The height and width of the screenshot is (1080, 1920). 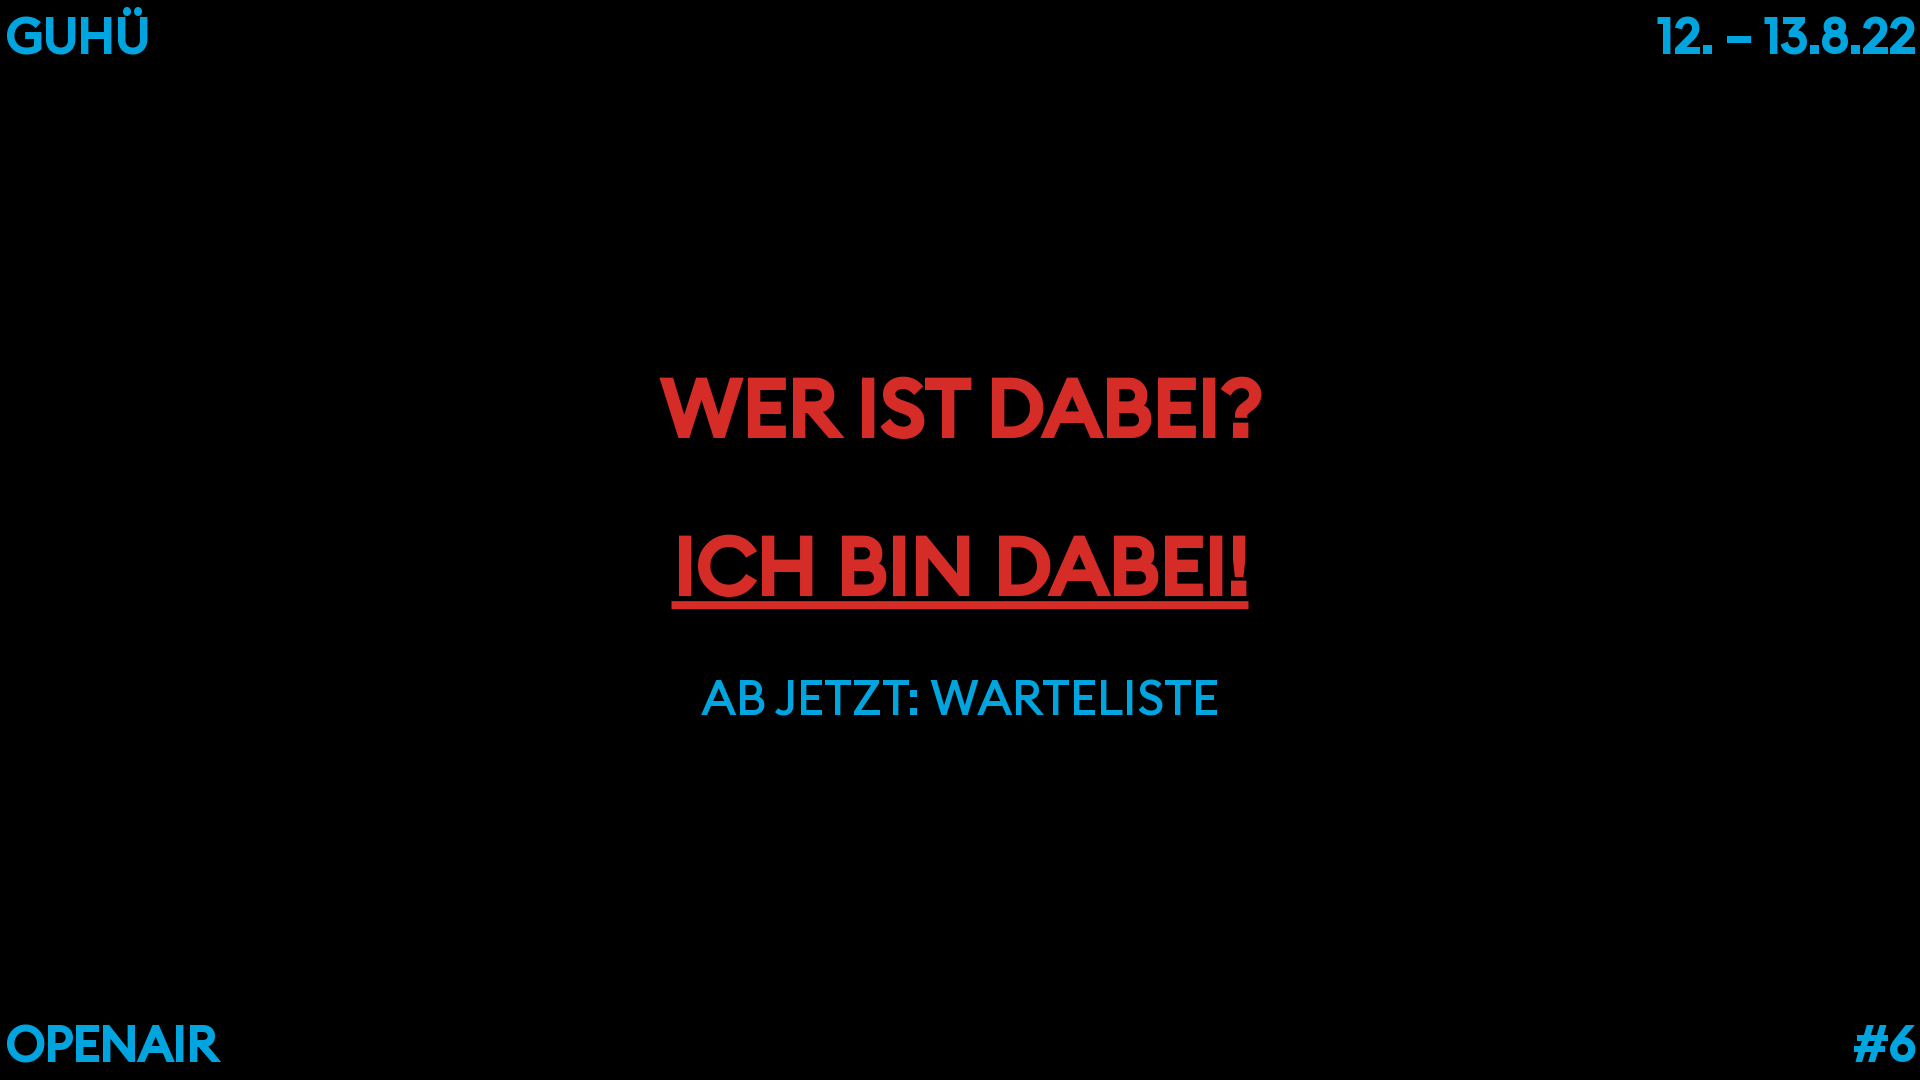 What do you see at coordinates (960, 566) in the screenshot?
I see `'ICH BIN DABEI!'` at bounding box center [960, 566].